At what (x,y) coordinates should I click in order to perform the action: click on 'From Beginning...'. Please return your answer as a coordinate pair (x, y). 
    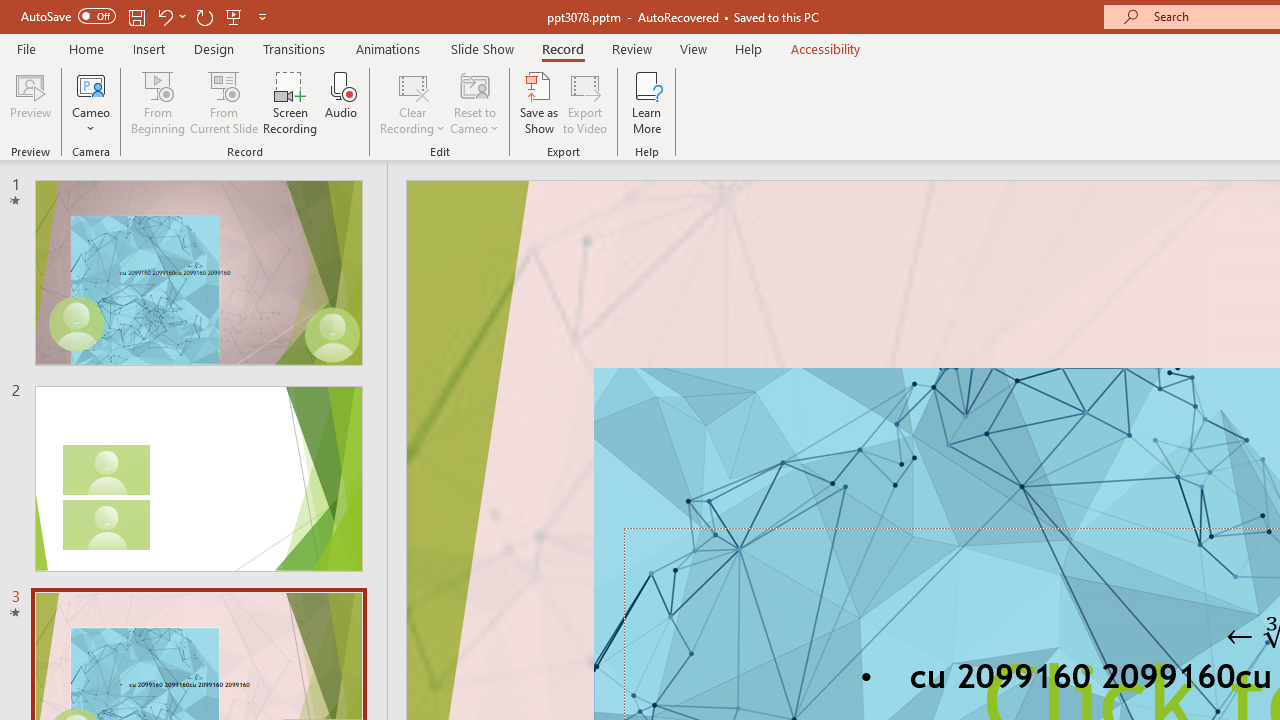
    Looking at the image, I should click on (157, 103).